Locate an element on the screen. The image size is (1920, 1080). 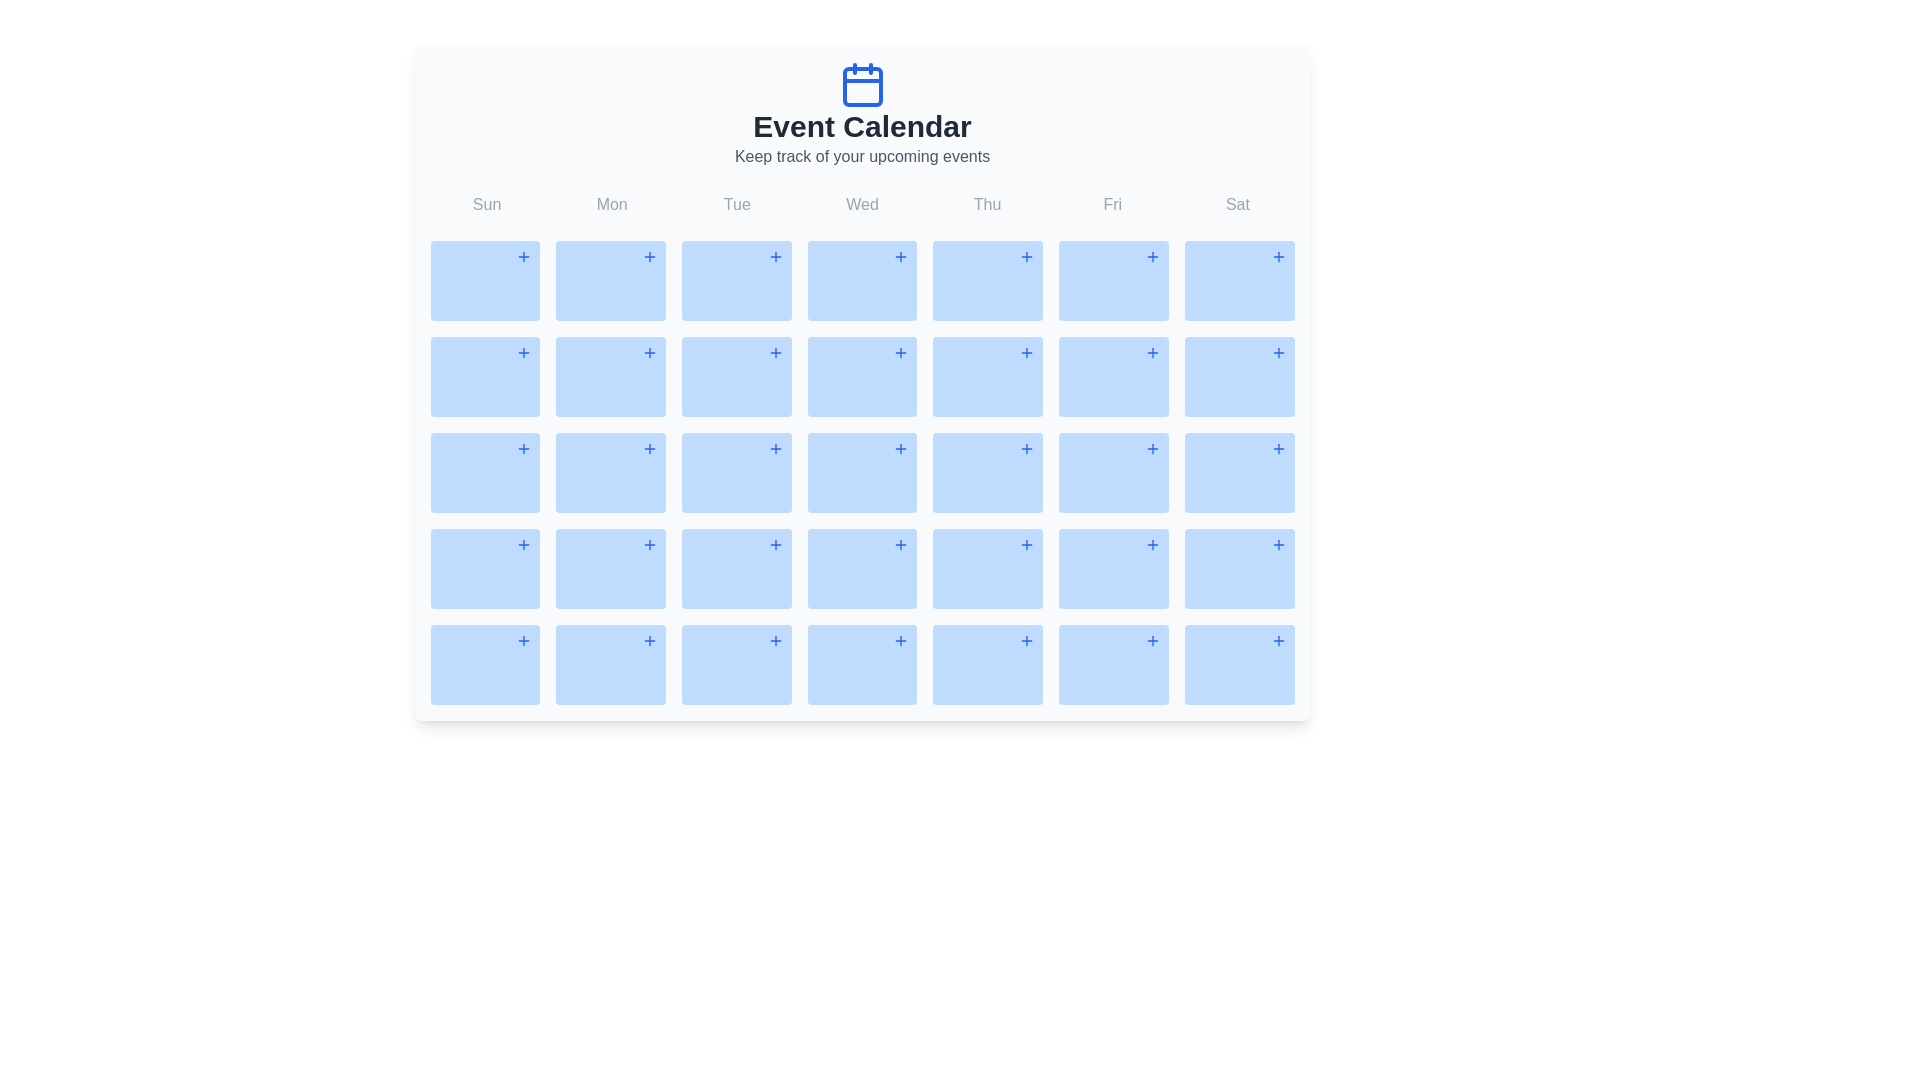
the interactive grid item with a light blue background and rounded corners located in the bottom row, second column of the grid by moving the cursor to its center is located at coordinates (610, 664).